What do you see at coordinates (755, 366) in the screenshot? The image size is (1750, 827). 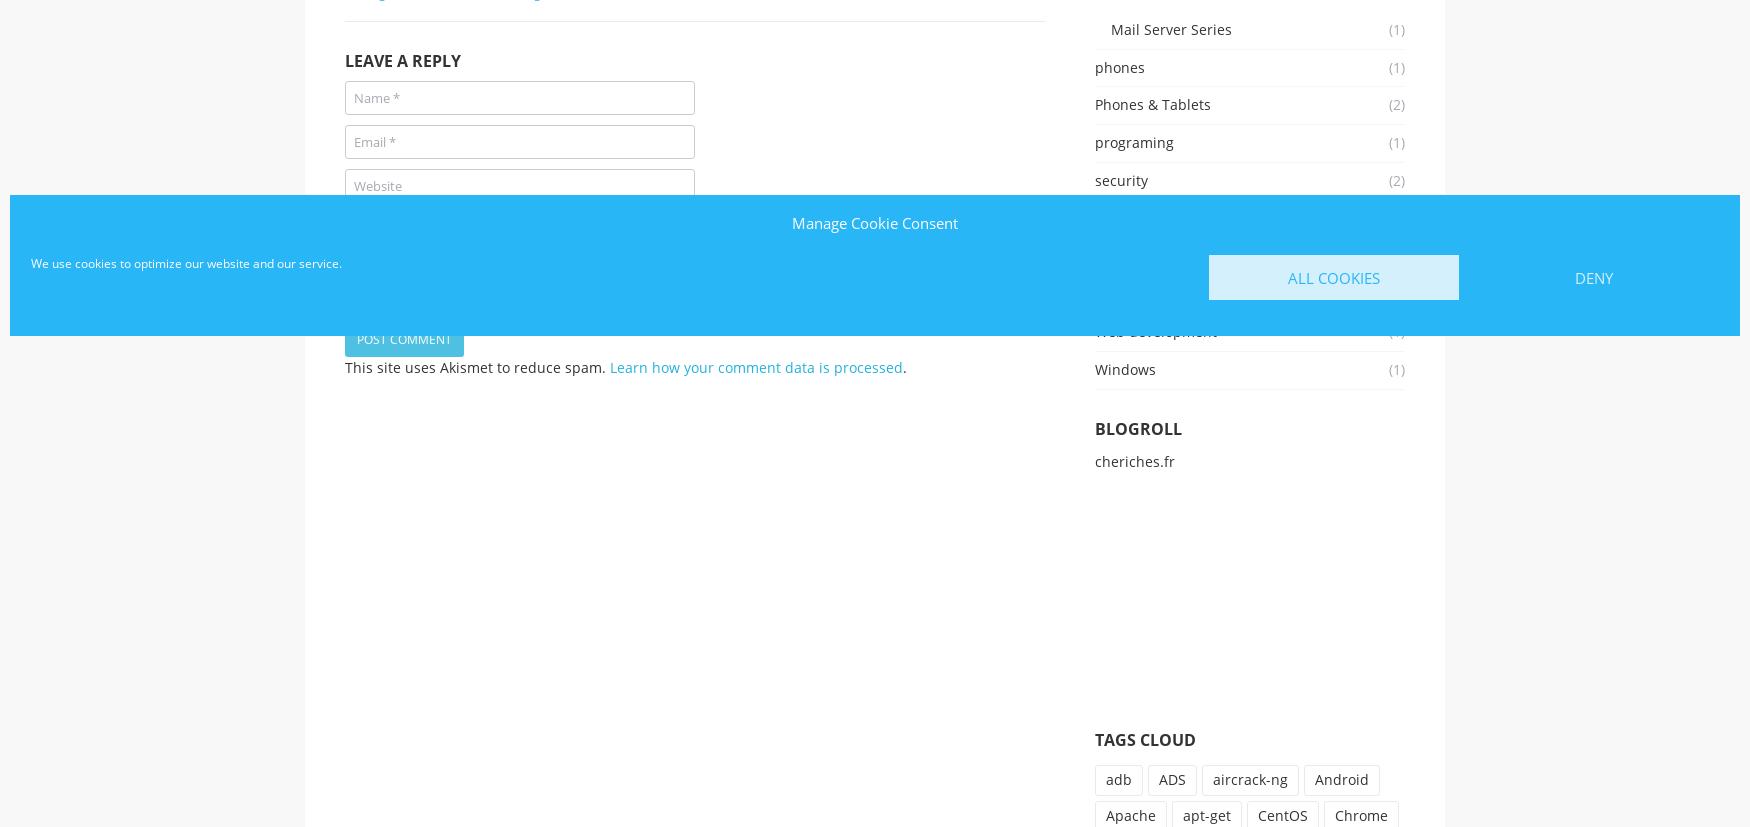 I see `'Learn how your comment data is processed'` at bounding box center [755, 366].